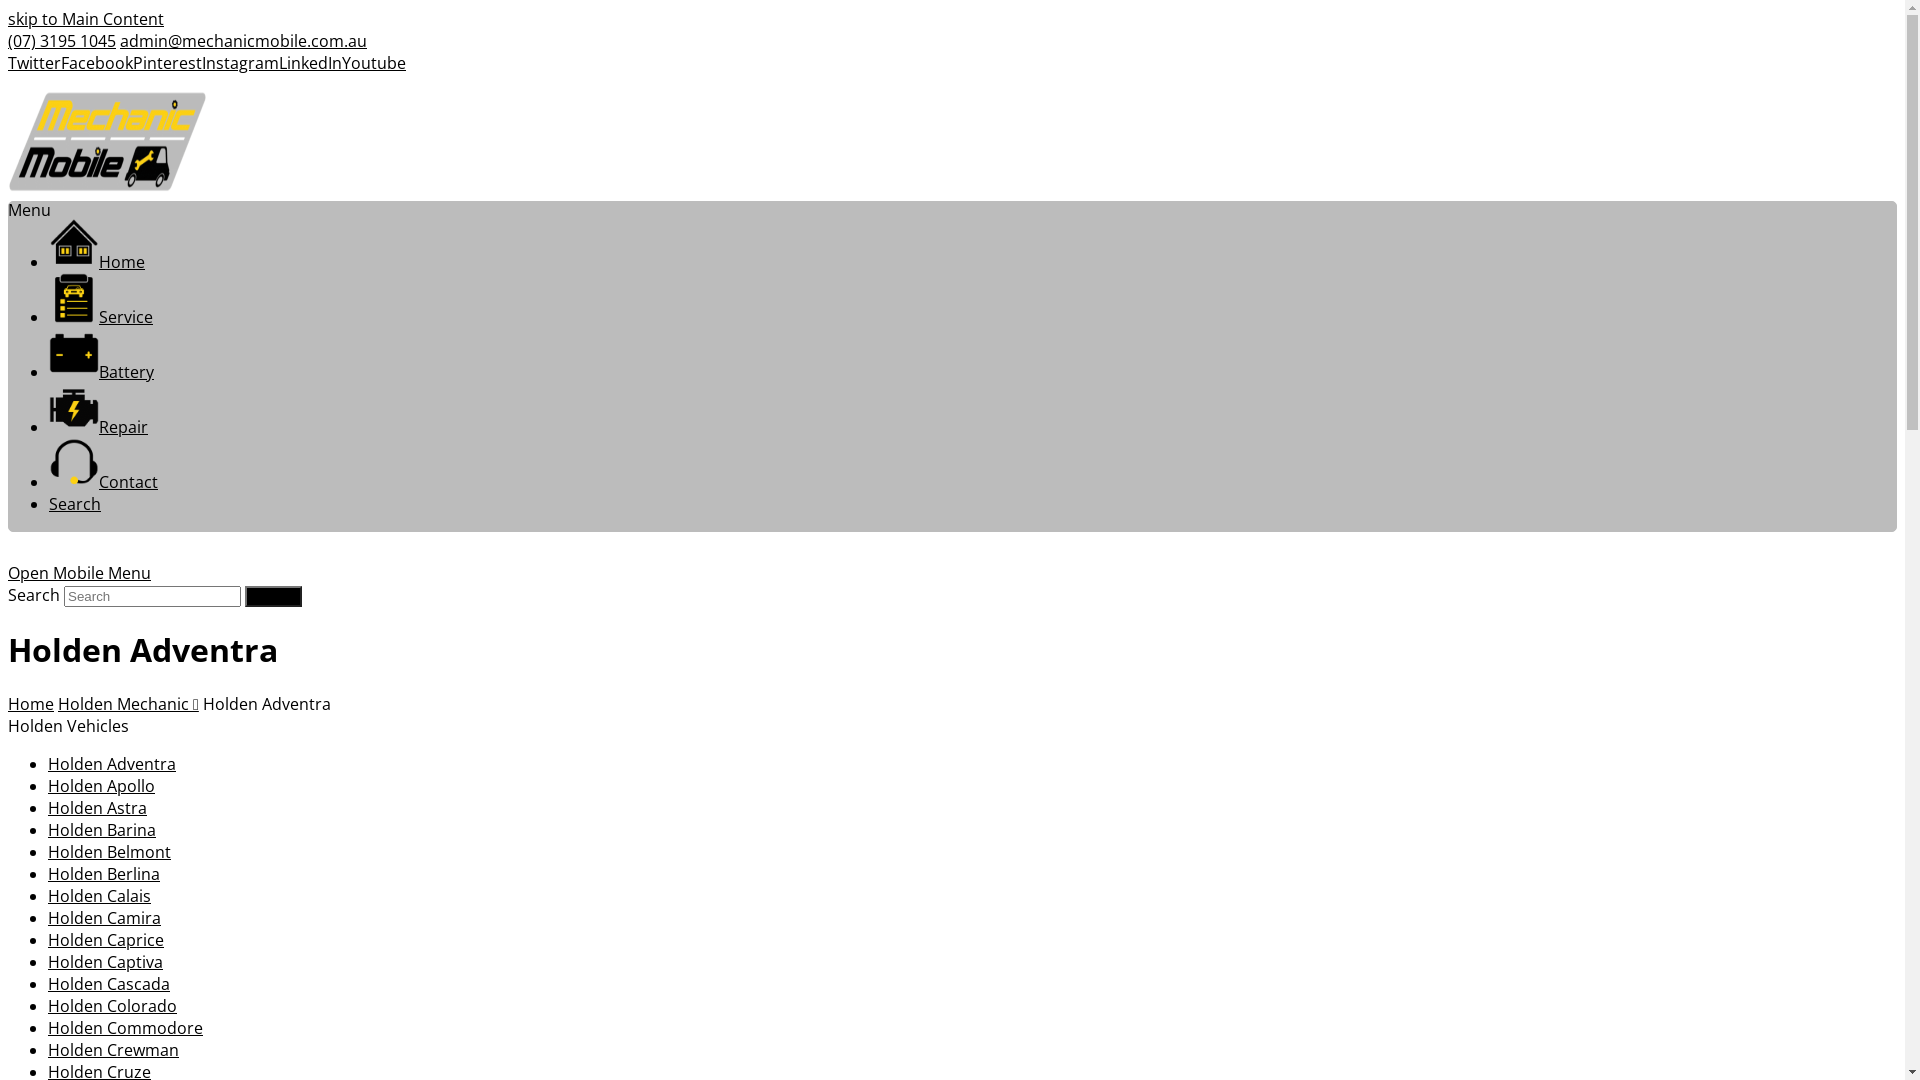  I want to click on 'Holden Apollo', so click(100, 785).